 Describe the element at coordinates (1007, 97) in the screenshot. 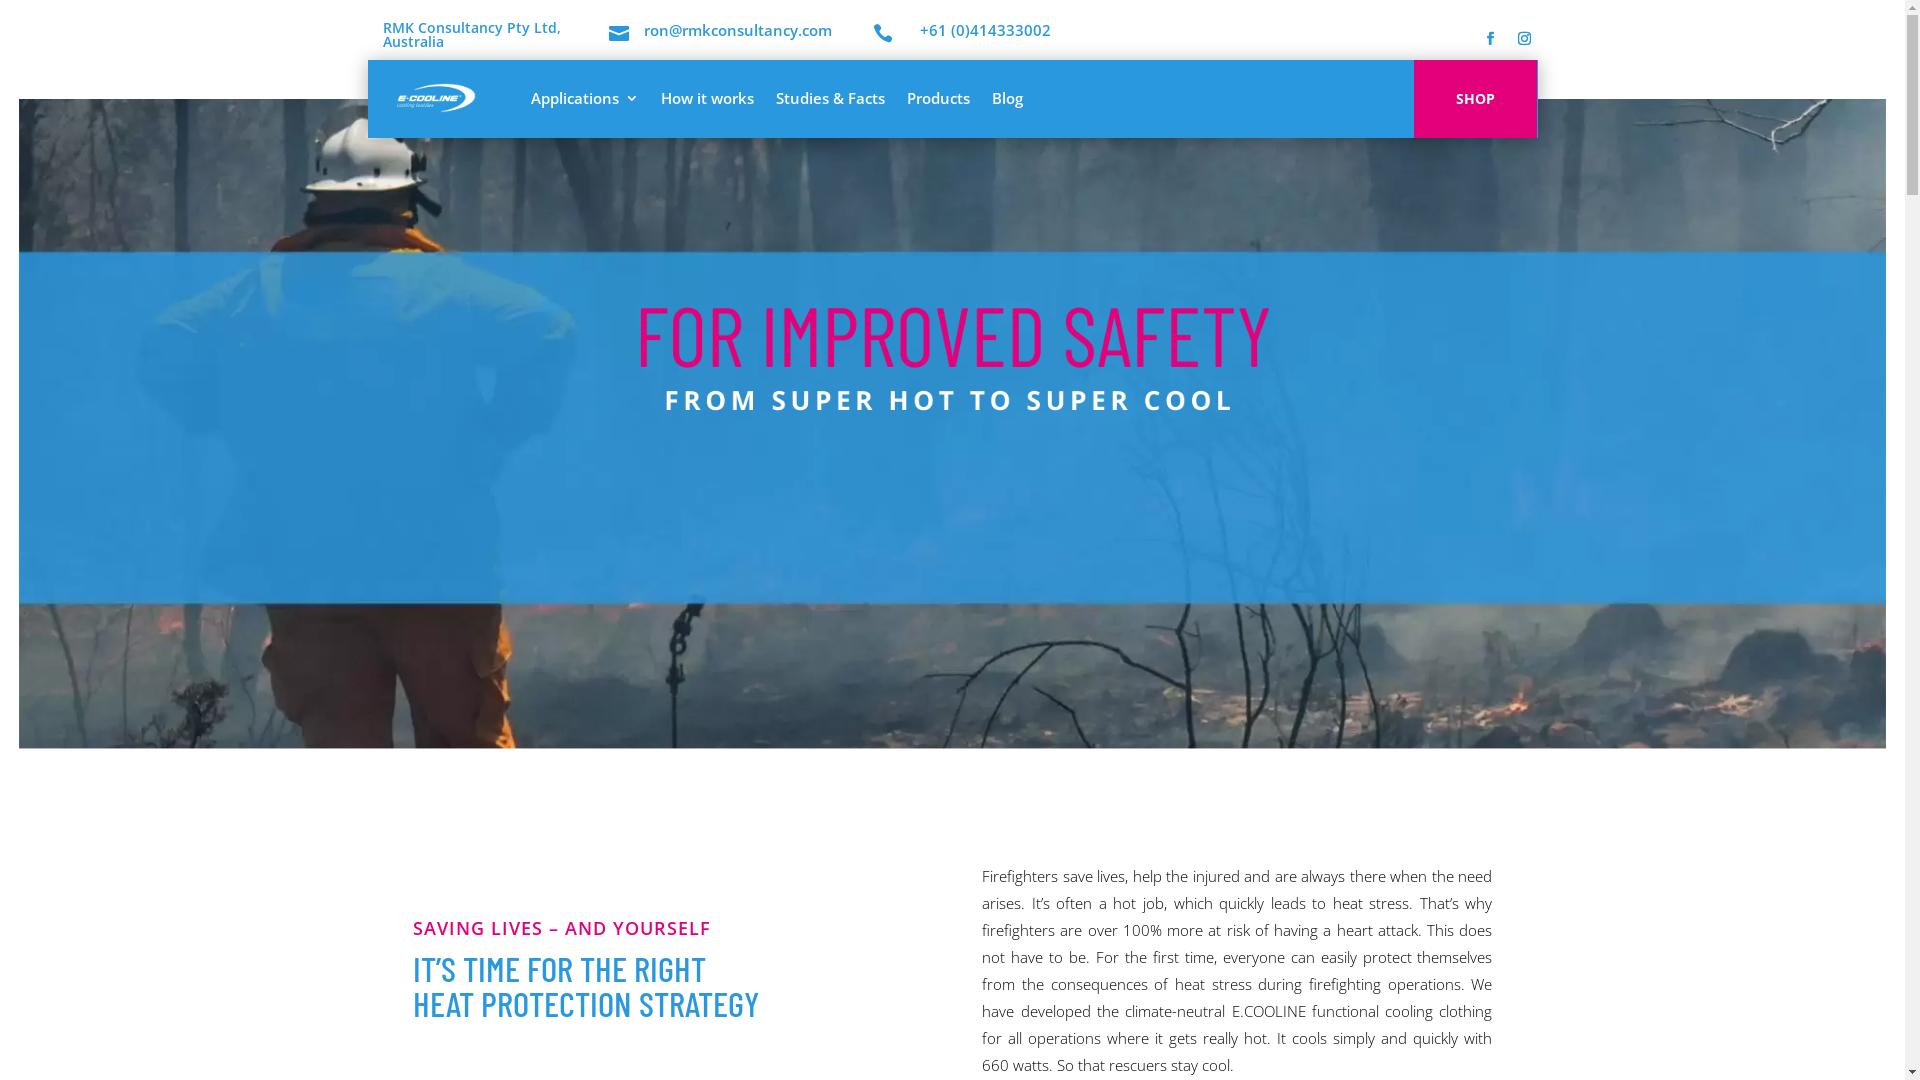

I see `'Blog'` at that location.